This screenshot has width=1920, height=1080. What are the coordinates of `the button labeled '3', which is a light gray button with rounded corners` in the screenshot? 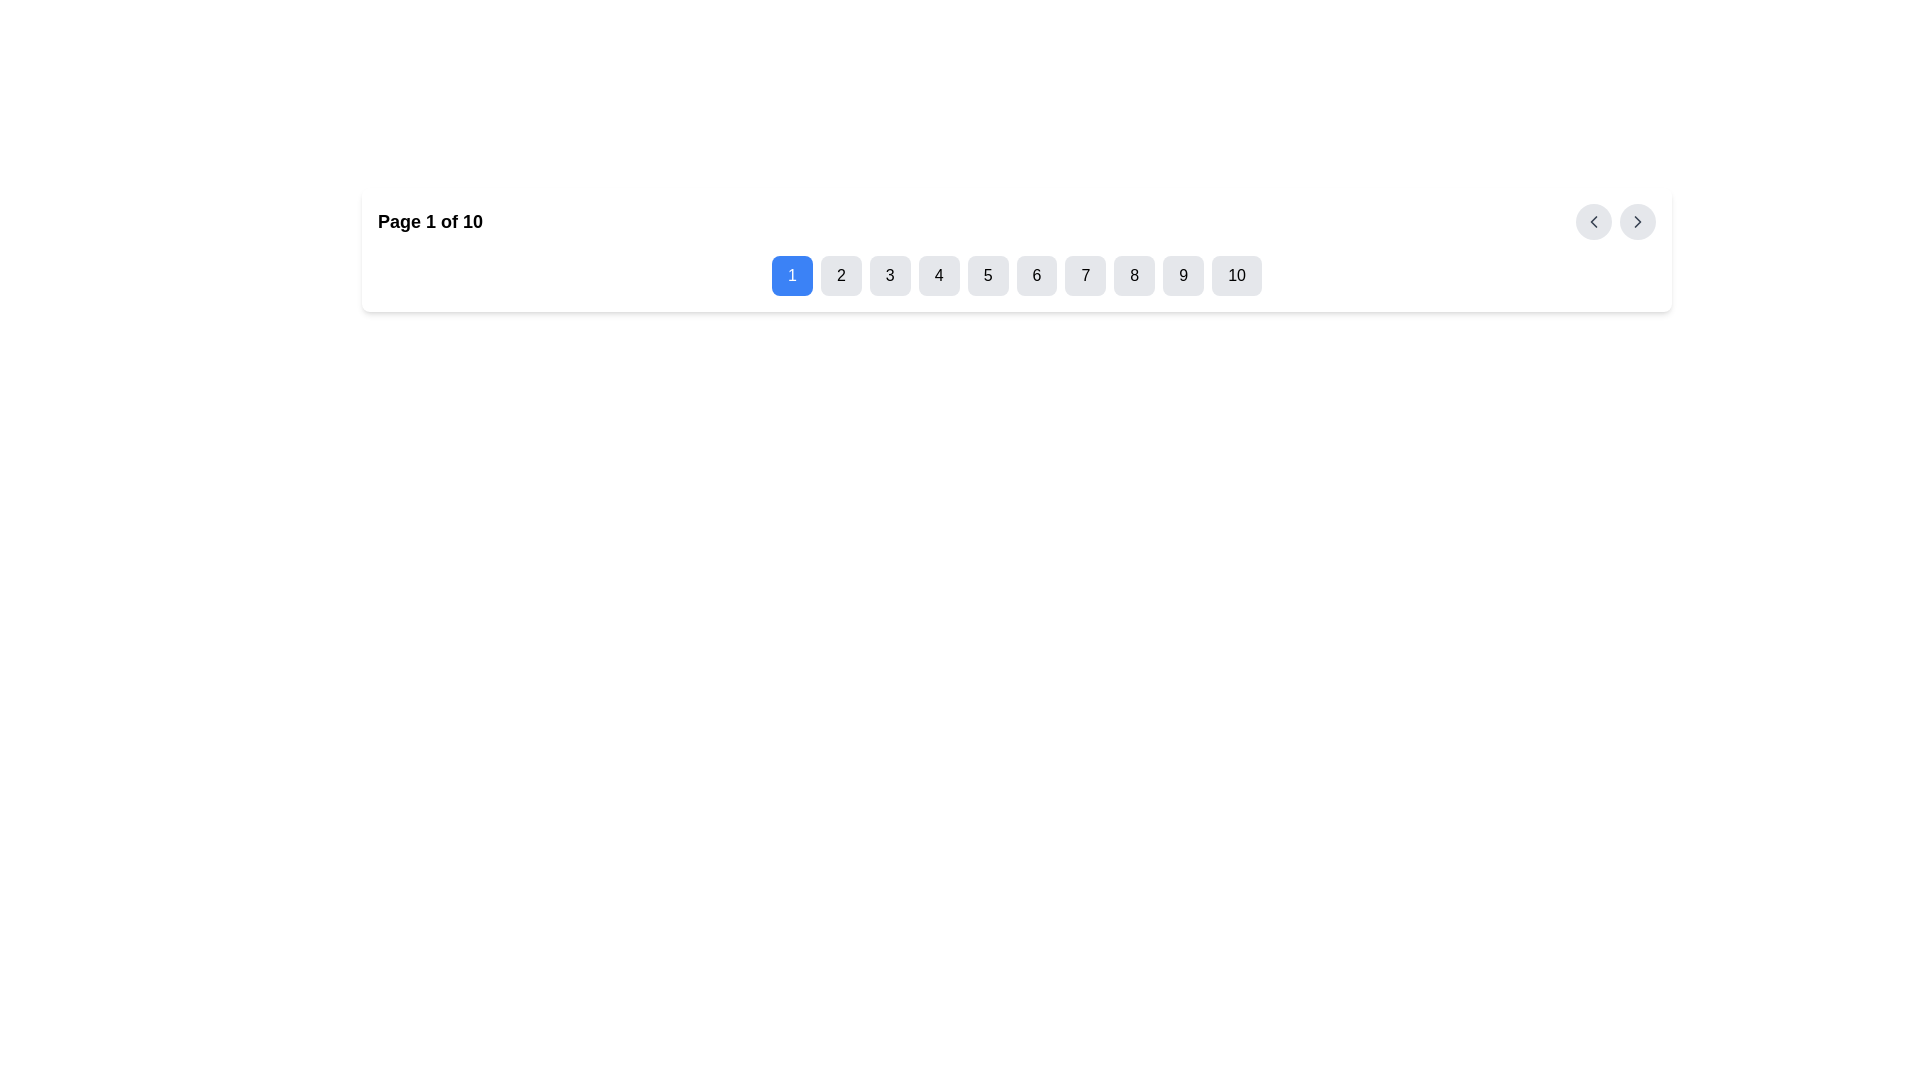 It's located at (889, 276).